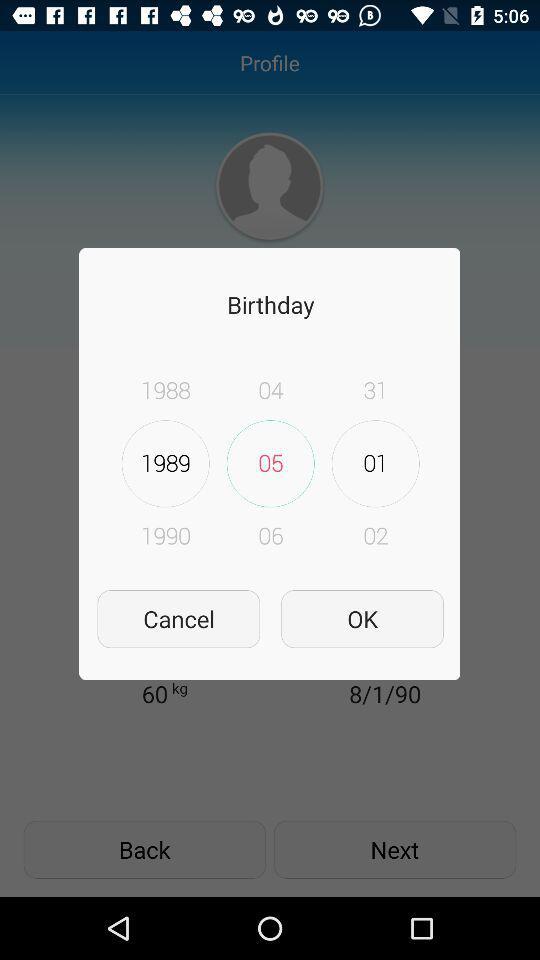 This screenshot has height=960, width=540. What do you see at coordinates (178, 618) in the screenshot?
I see `item next to ok item` at bounding box center [178, 618].